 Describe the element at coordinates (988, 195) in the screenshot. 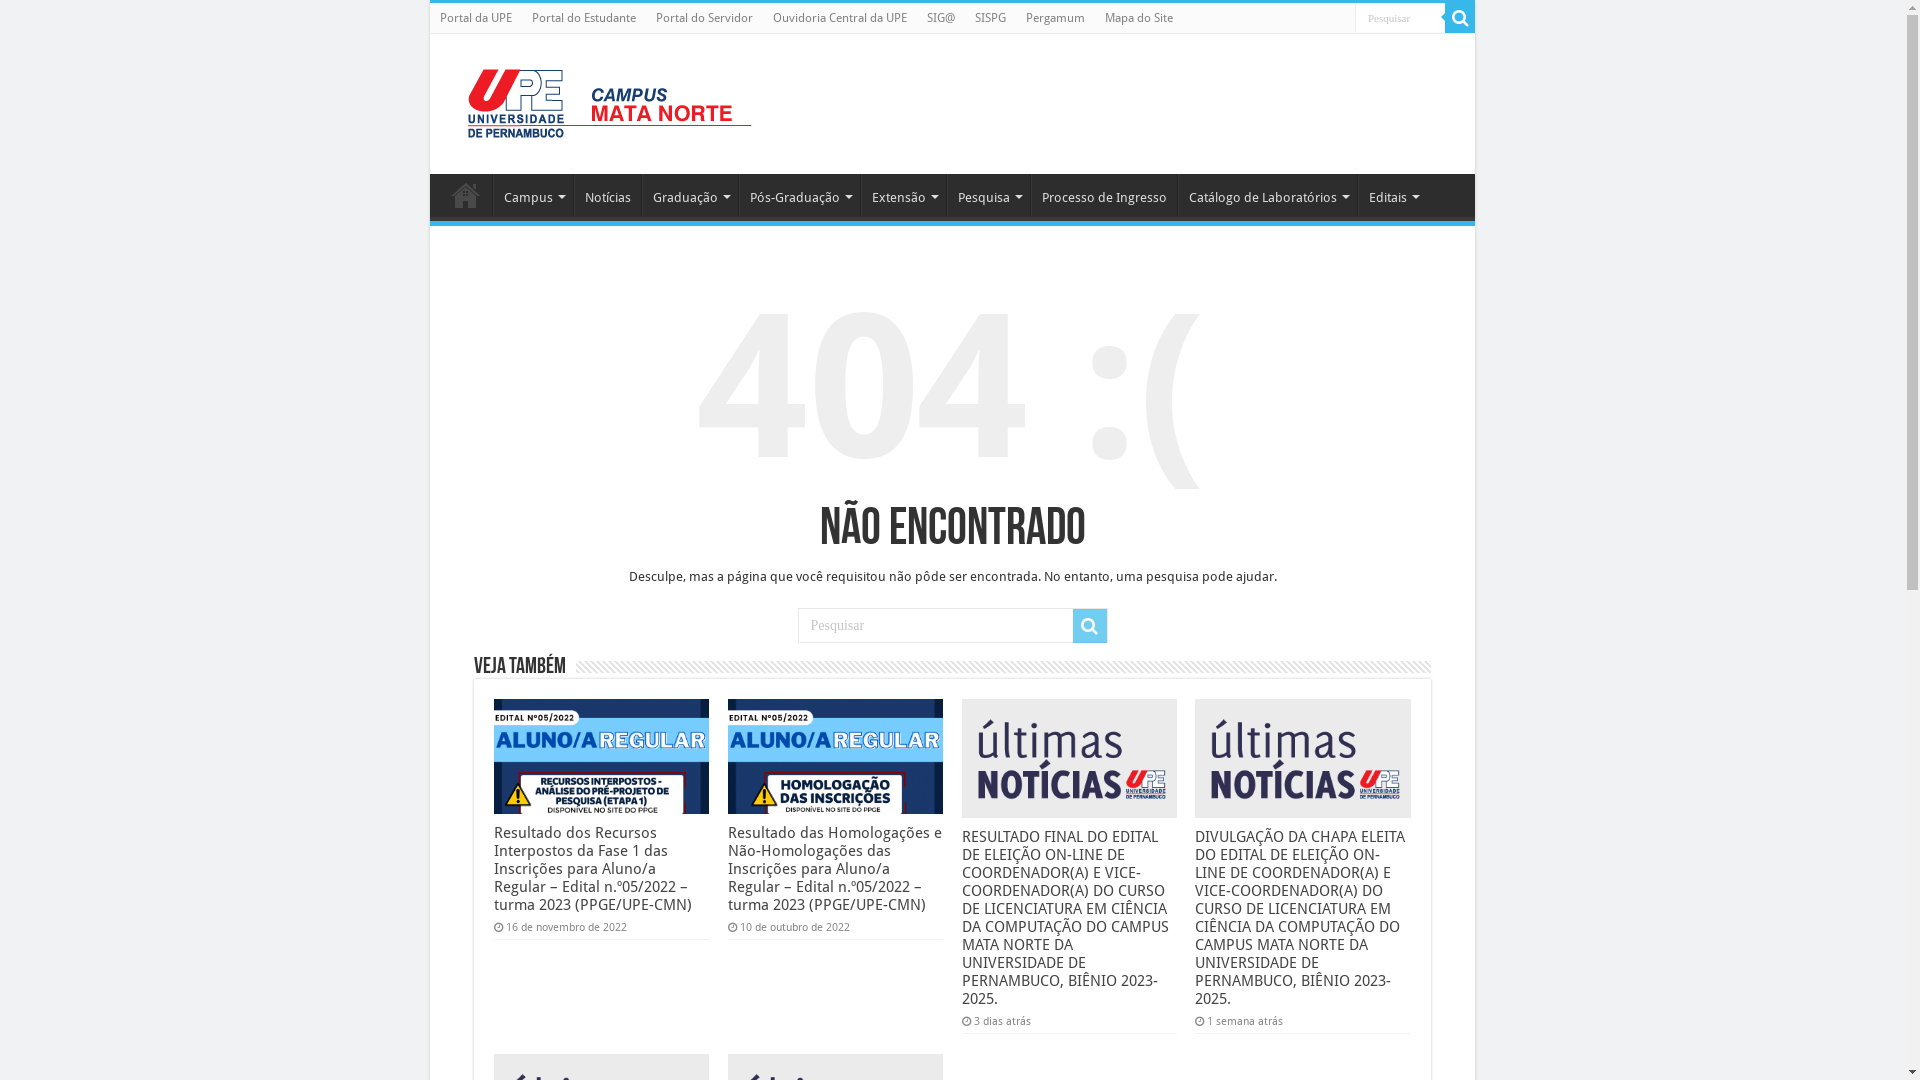

I see `'Pesquisa'` at that location.